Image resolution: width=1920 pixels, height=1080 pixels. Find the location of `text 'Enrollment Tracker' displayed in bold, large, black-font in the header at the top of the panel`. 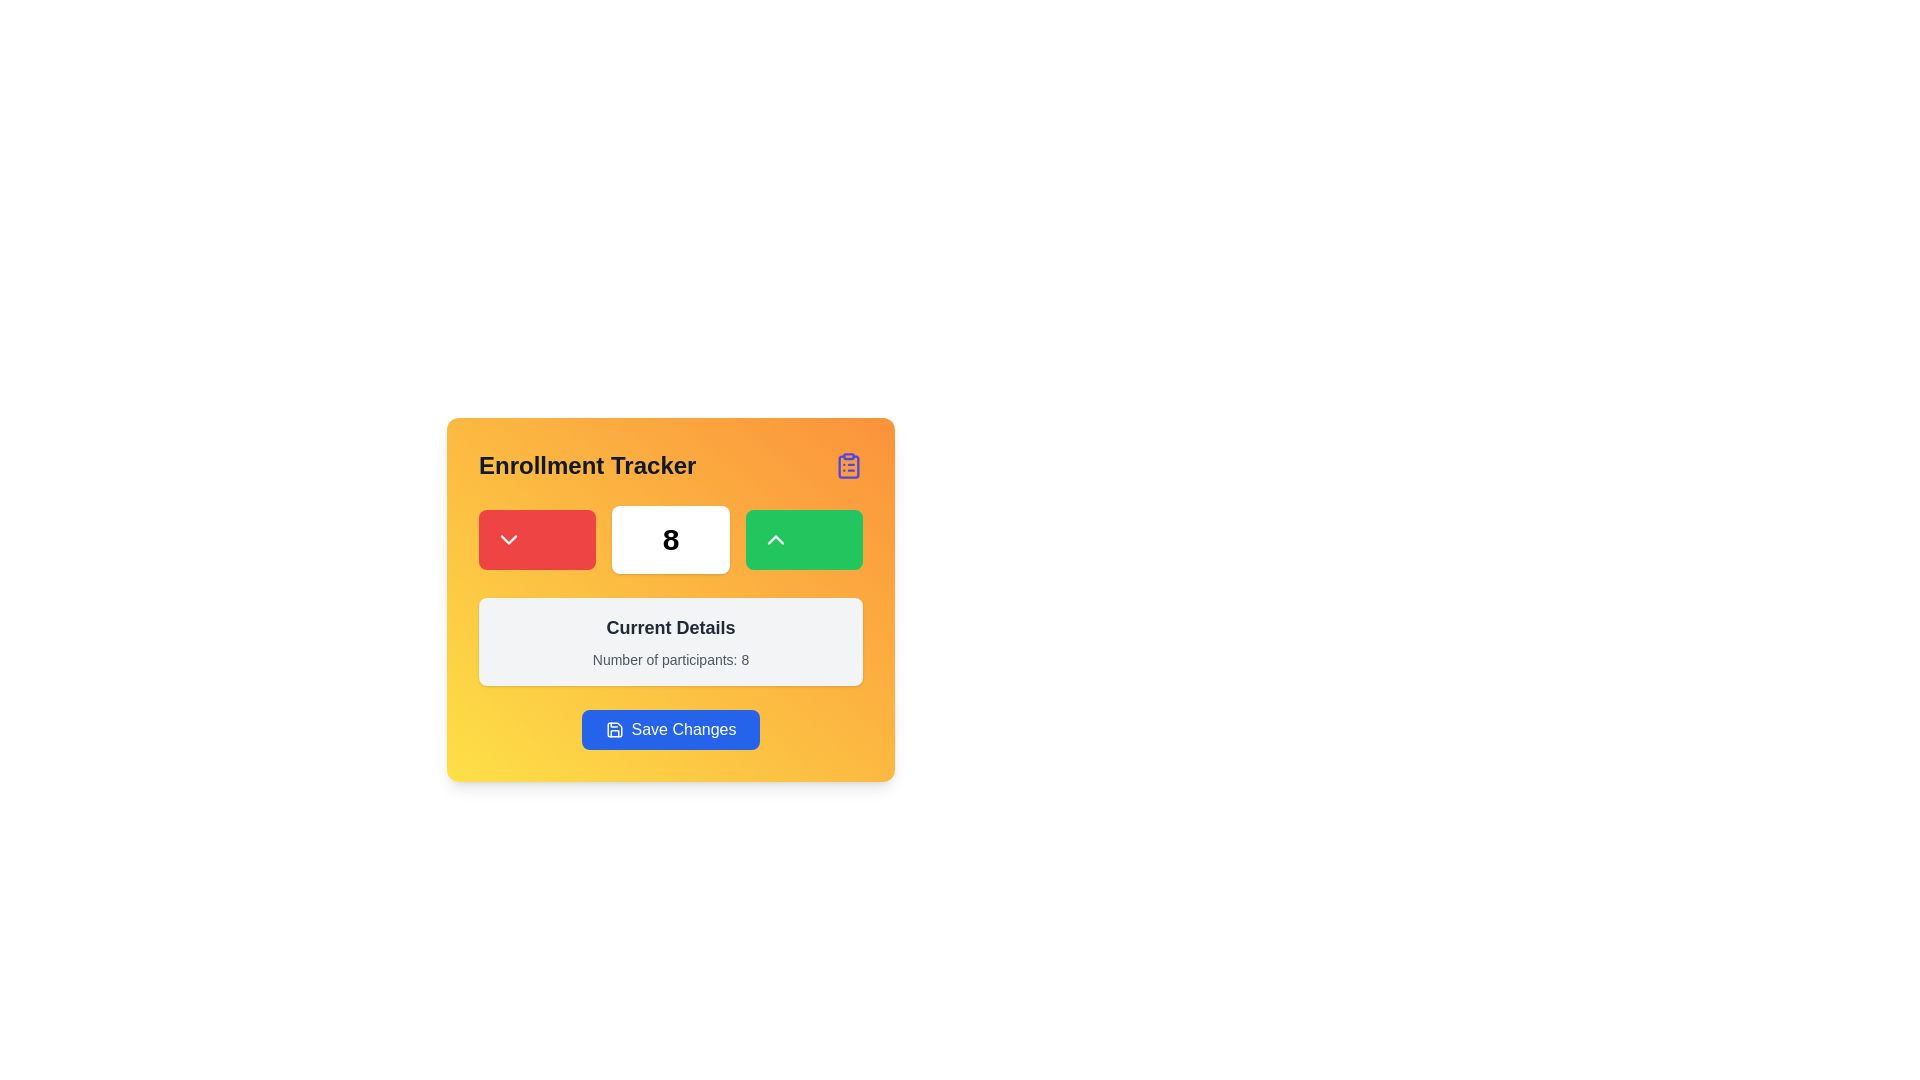

text 'Enrollment Tracker' displayed in bold, large, black-font in the header at the top of the panel is located at coordinates (671, 466).